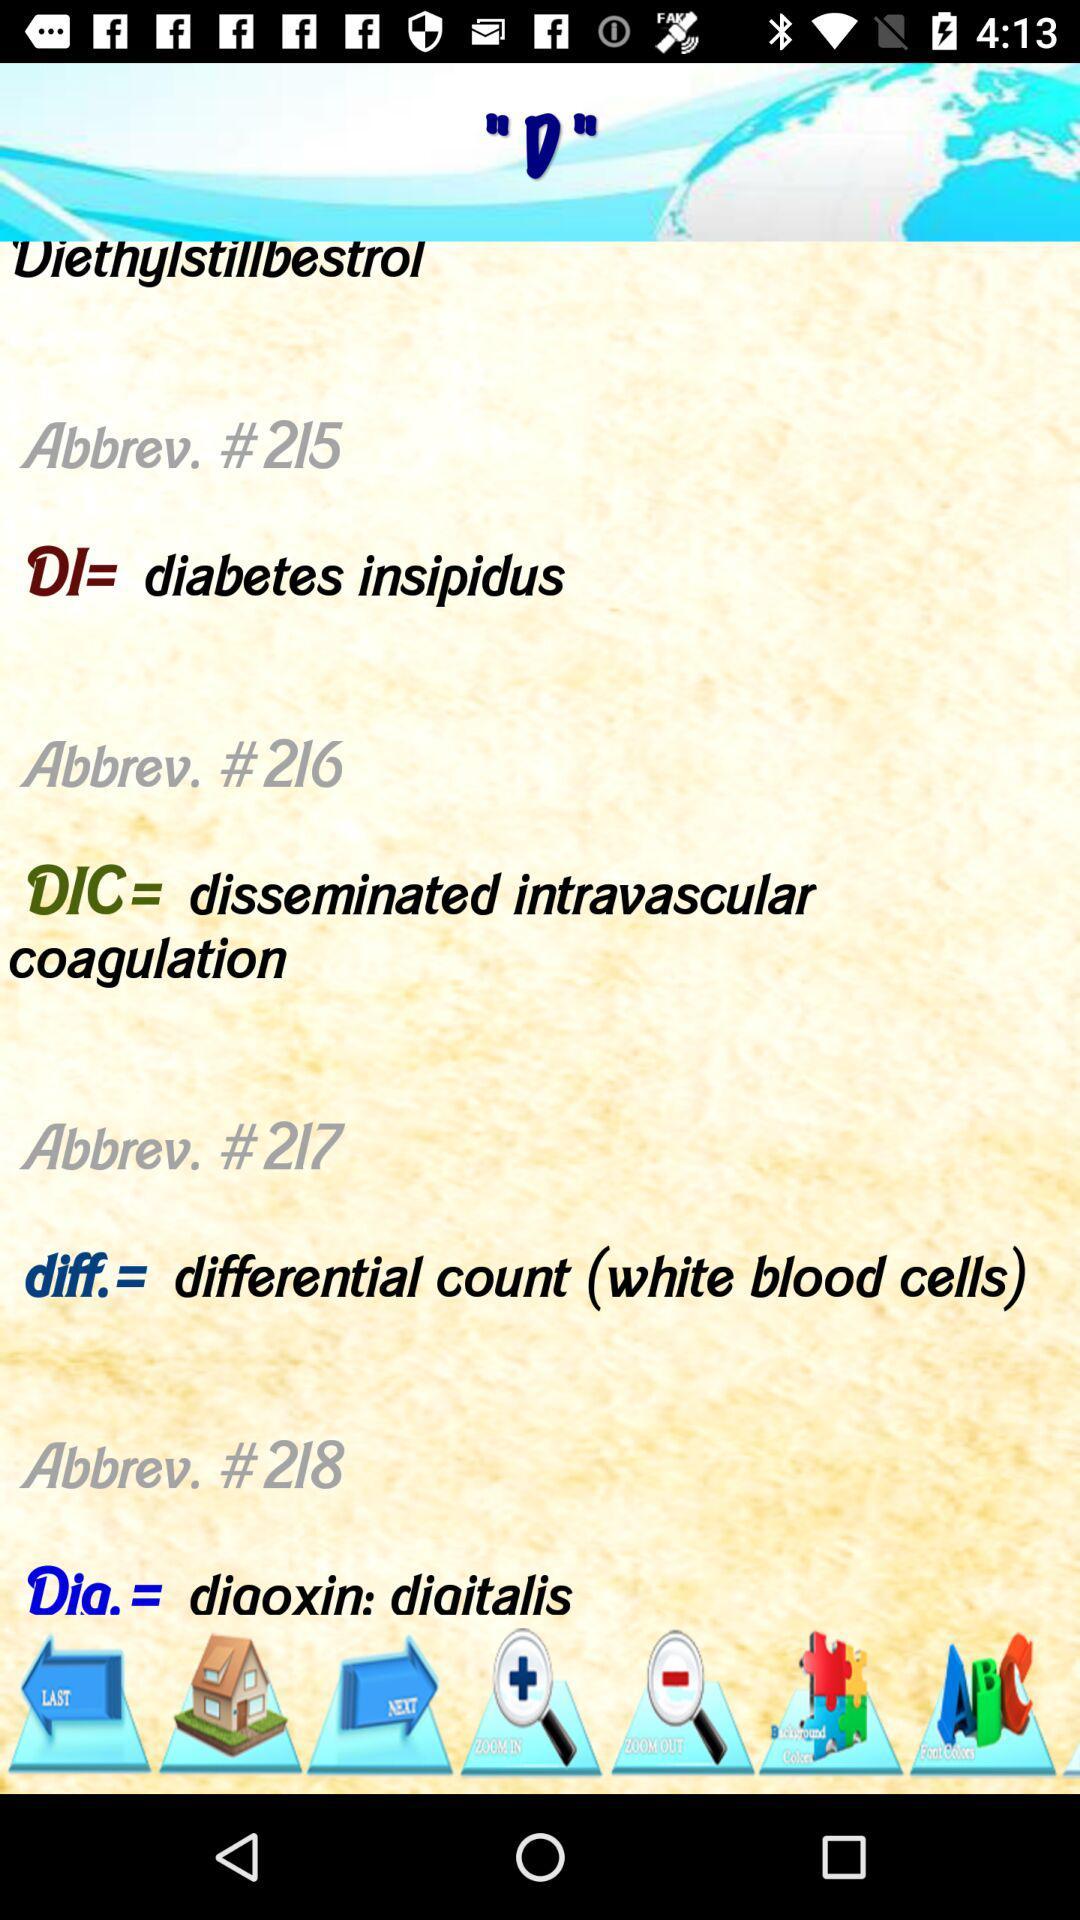 The height and width of the screenshot is (1920, 1080). I want to click on go back, so click(77, 1702).